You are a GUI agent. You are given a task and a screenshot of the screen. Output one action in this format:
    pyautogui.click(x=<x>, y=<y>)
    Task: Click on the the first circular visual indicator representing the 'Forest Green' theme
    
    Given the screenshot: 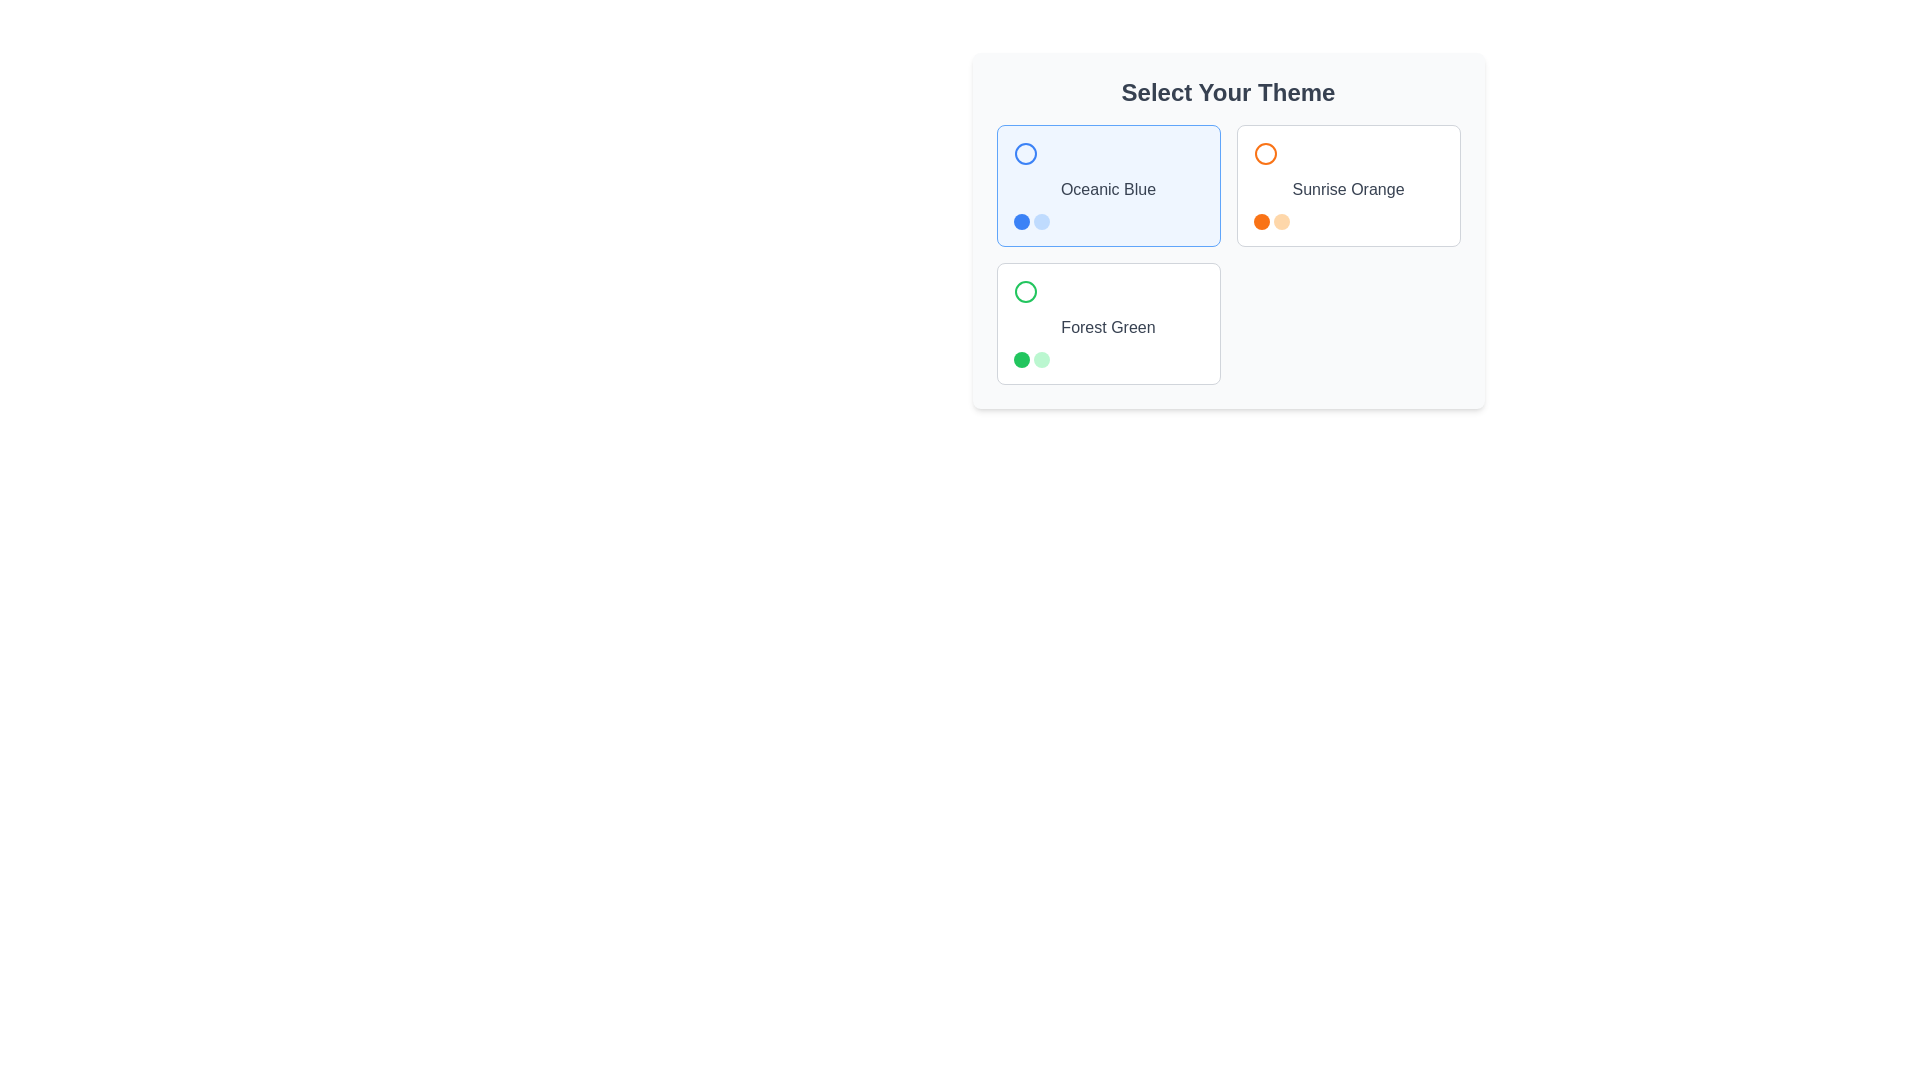 What is the action you would take?
    pyautogui.click(x=1021, y=358)
    